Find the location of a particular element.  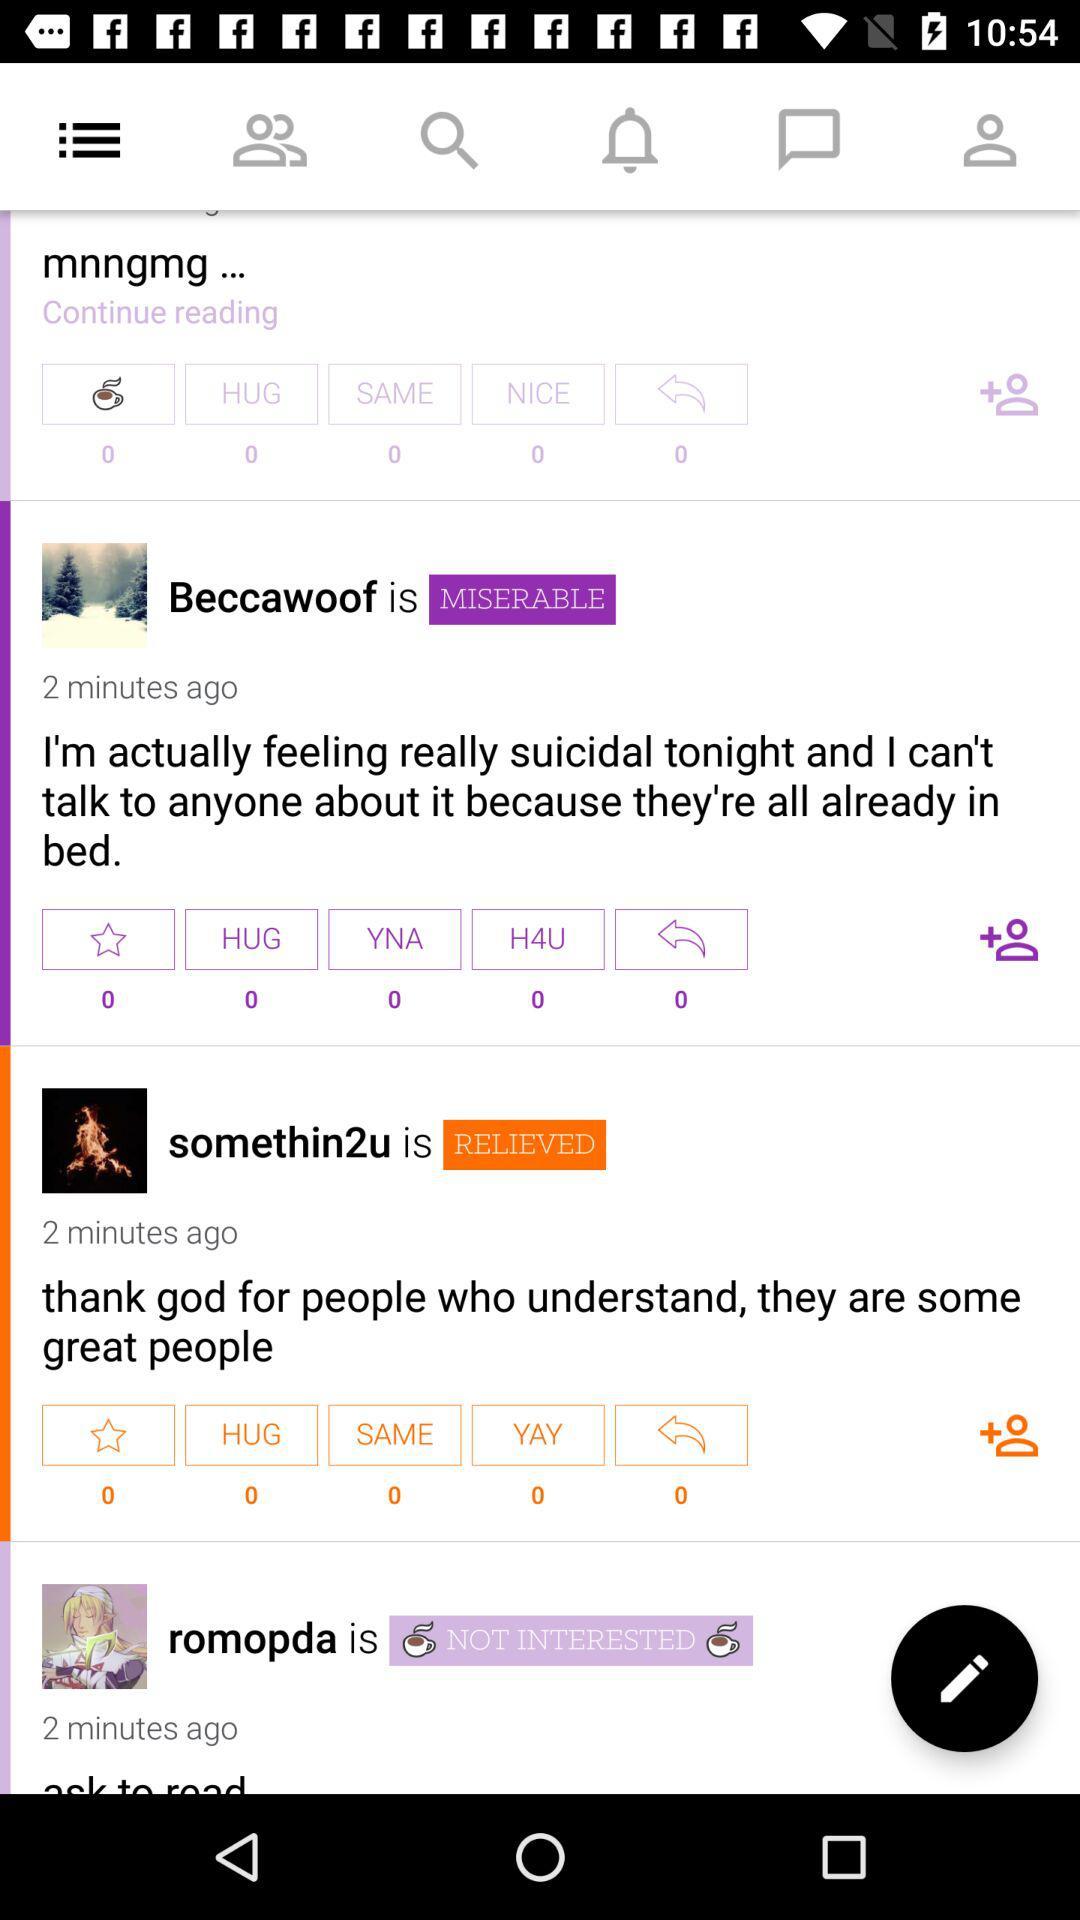

indicate the rating is located at coordinates (108, 938).